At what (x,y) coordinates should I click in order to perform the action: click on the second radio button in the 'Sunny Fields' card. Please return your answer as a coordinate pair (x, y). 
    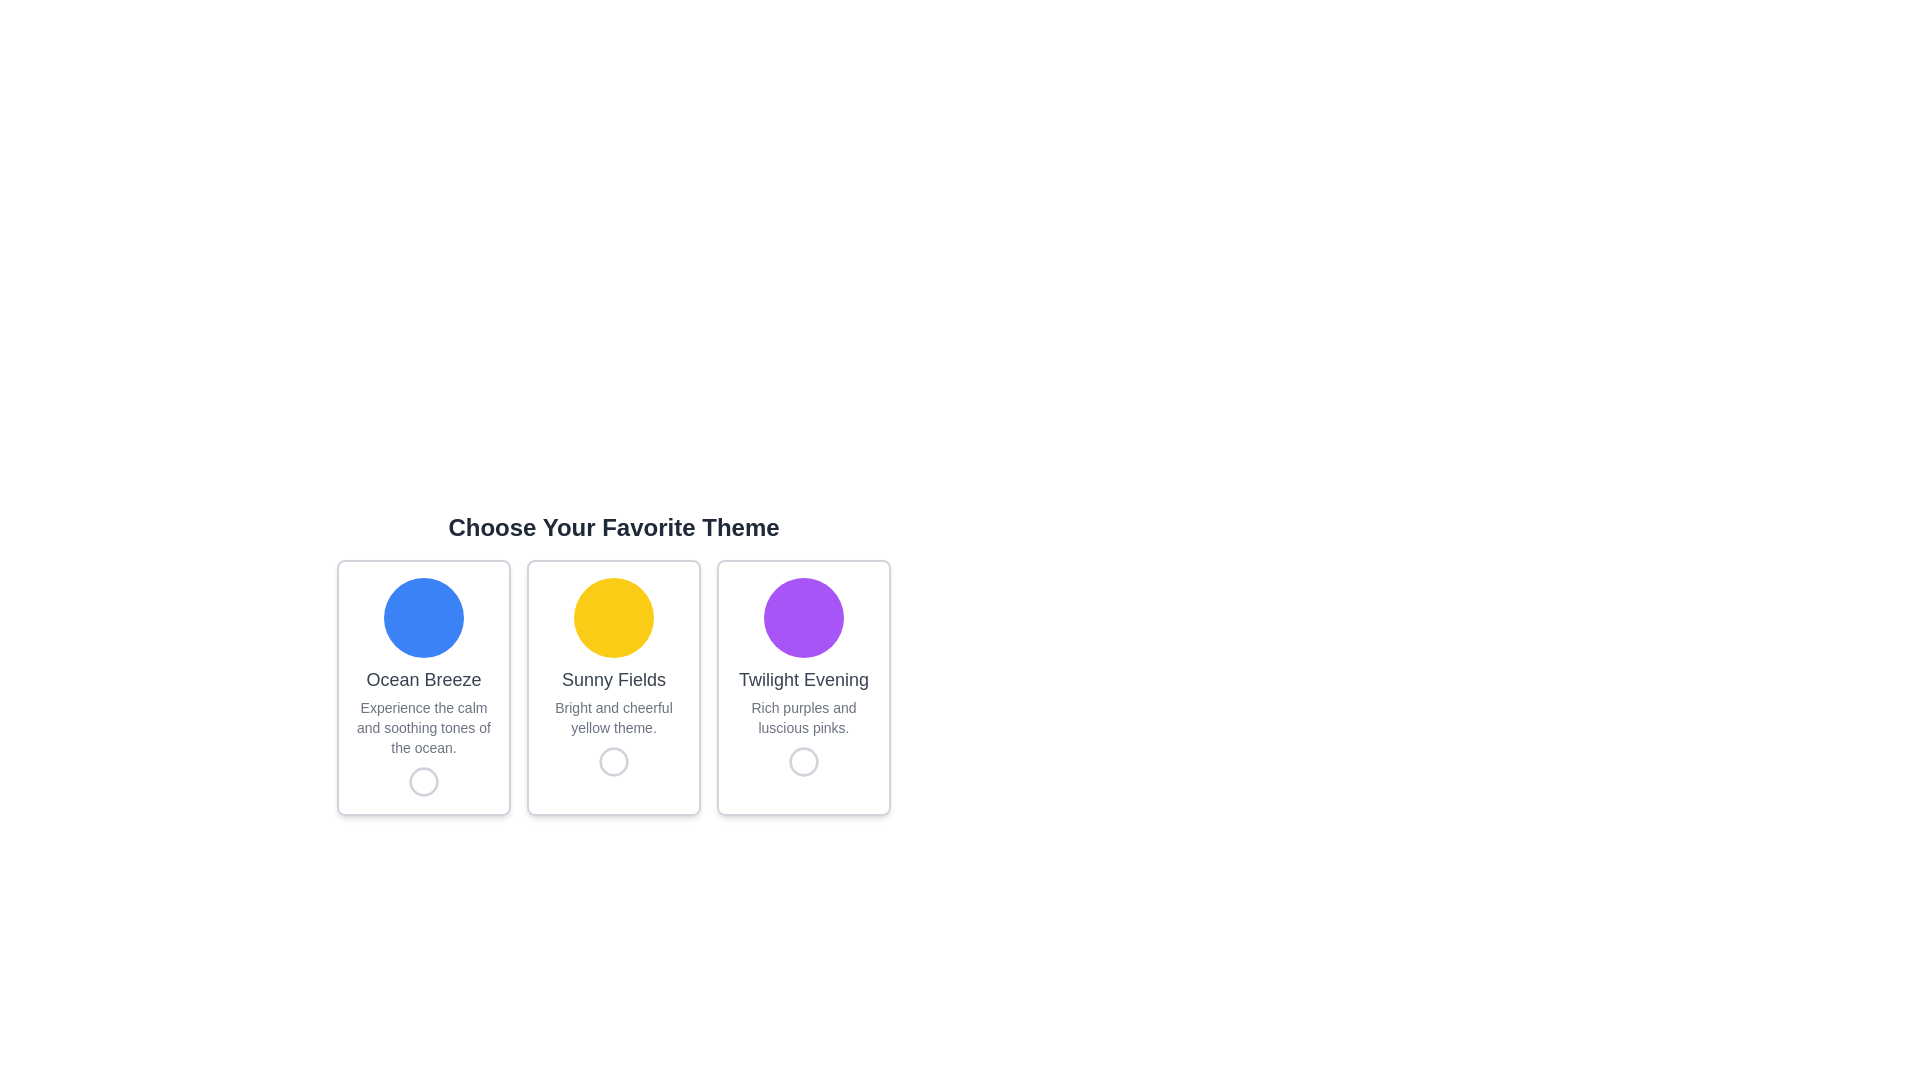
    Looking at the image, I should click on (613, 762).